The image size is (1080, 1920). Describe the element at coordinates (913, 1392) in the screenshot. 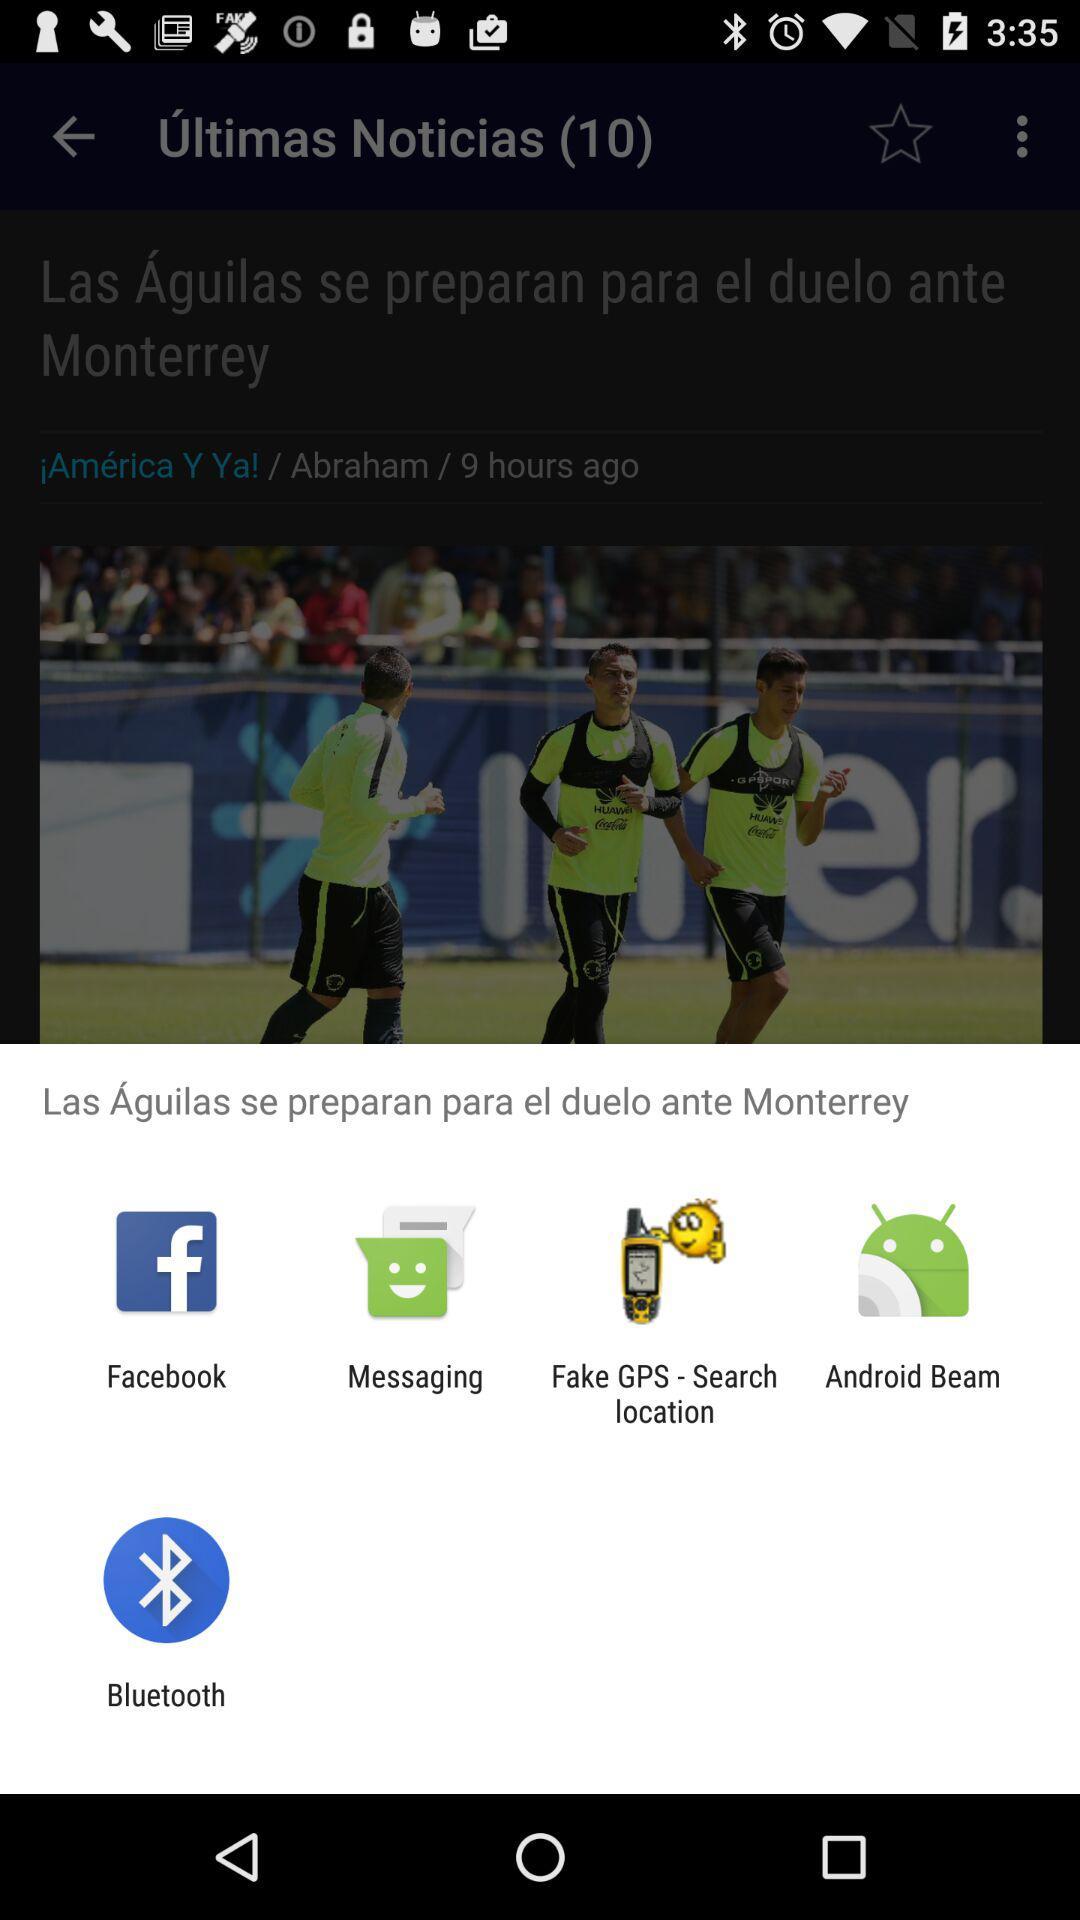

I see `the icon to the right of fake gps search app` at that location.